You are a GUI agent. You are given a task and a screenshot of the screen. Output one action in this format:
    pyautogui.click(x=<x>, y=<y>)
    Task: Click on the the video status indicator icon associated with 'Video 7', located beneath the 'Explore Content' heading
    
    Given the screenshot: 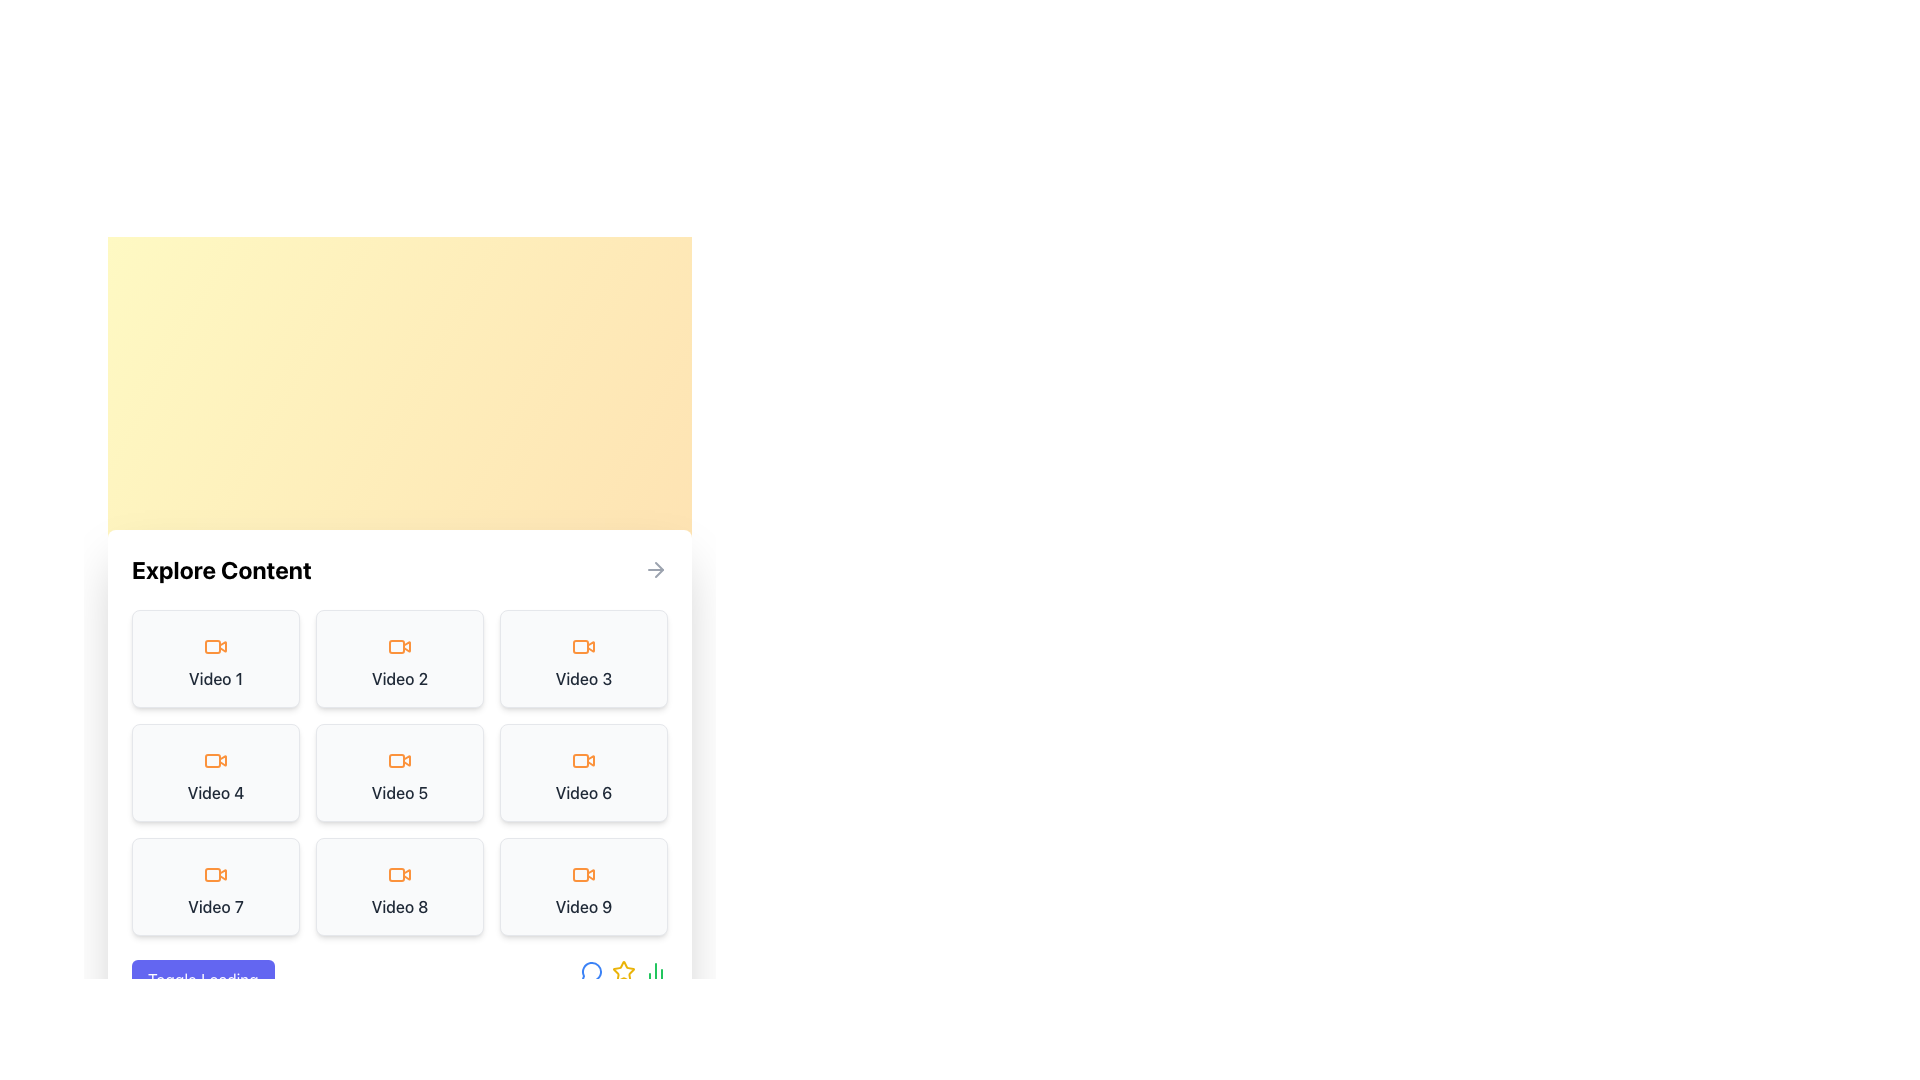 What is the action you would take?
    pyautogui.click(x=212, y=874)
    